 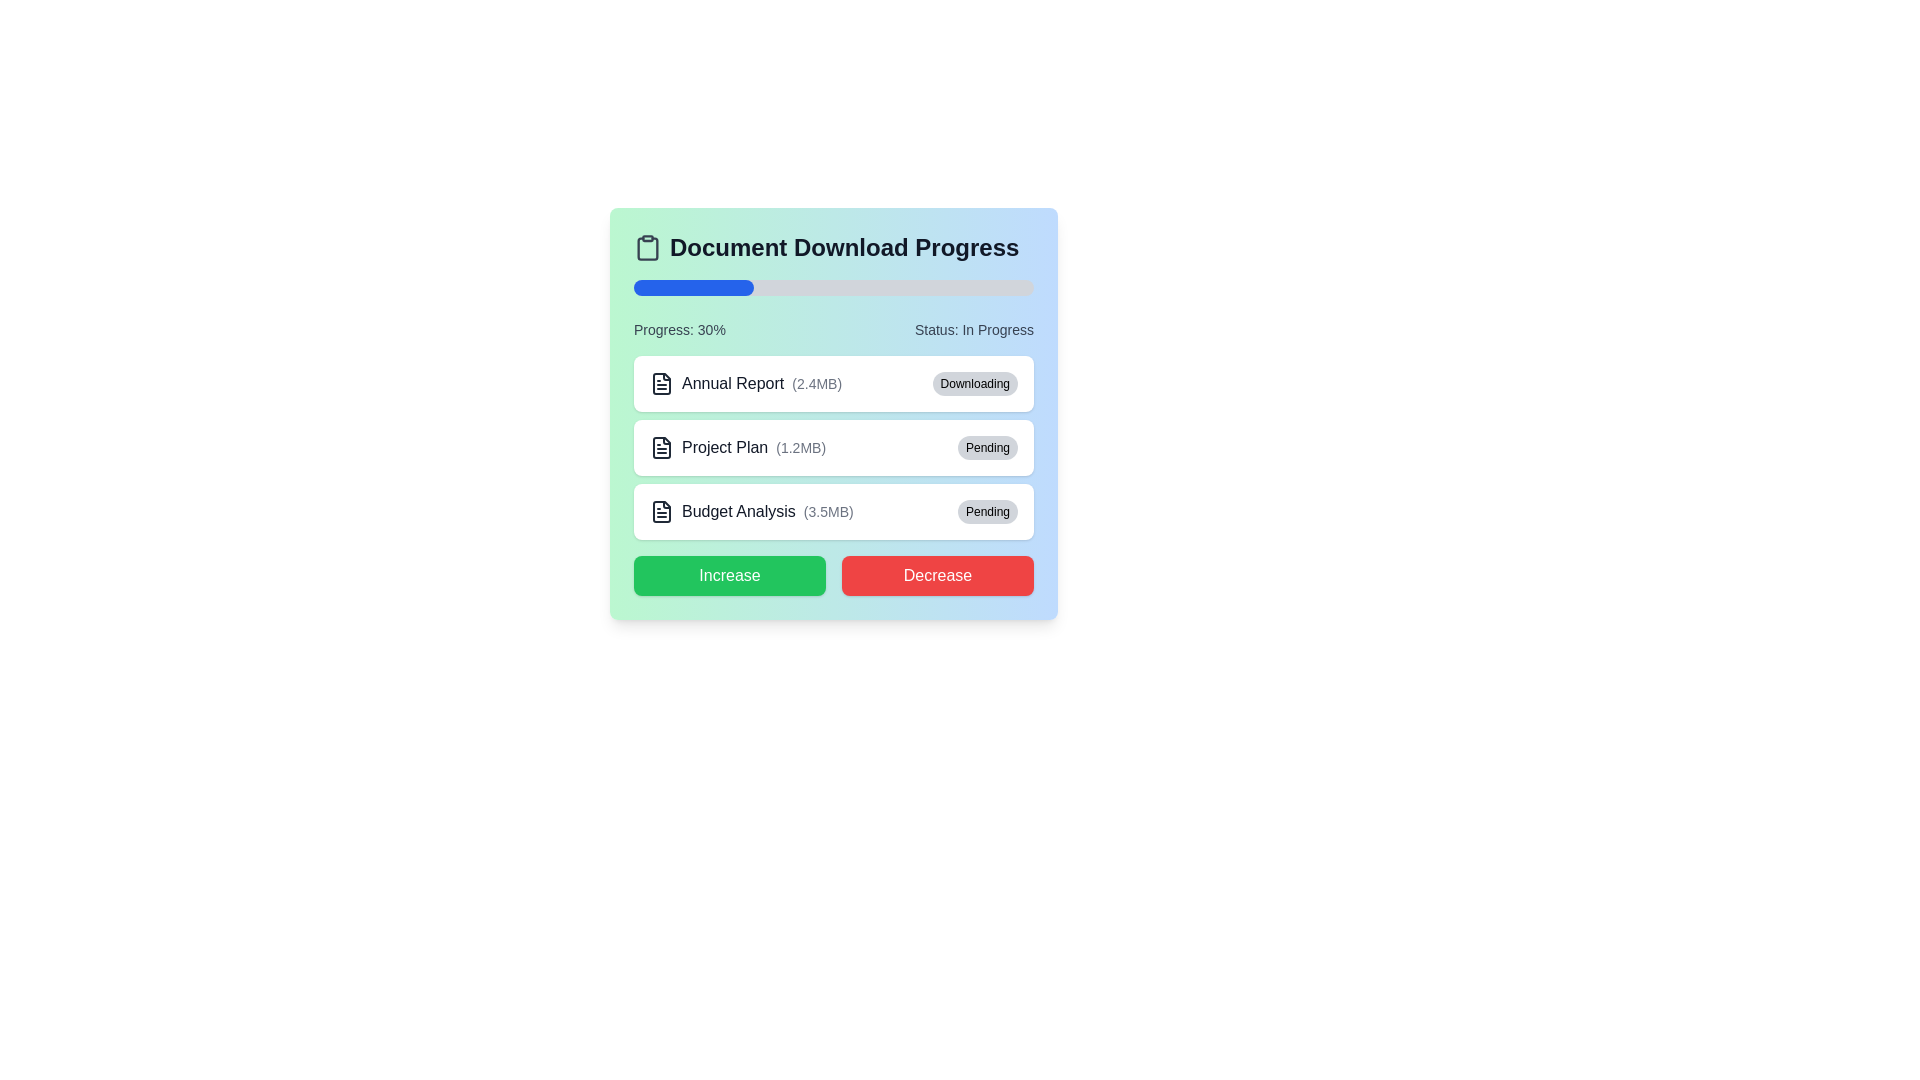 What do you see at coordinates (728, 575) in the screenshot?
I see `the rectangular button with a bright green background and white text reading 'Increase' located in the bottom section of the 'Document Download Progress' interface` at bounding box center [728, 575].